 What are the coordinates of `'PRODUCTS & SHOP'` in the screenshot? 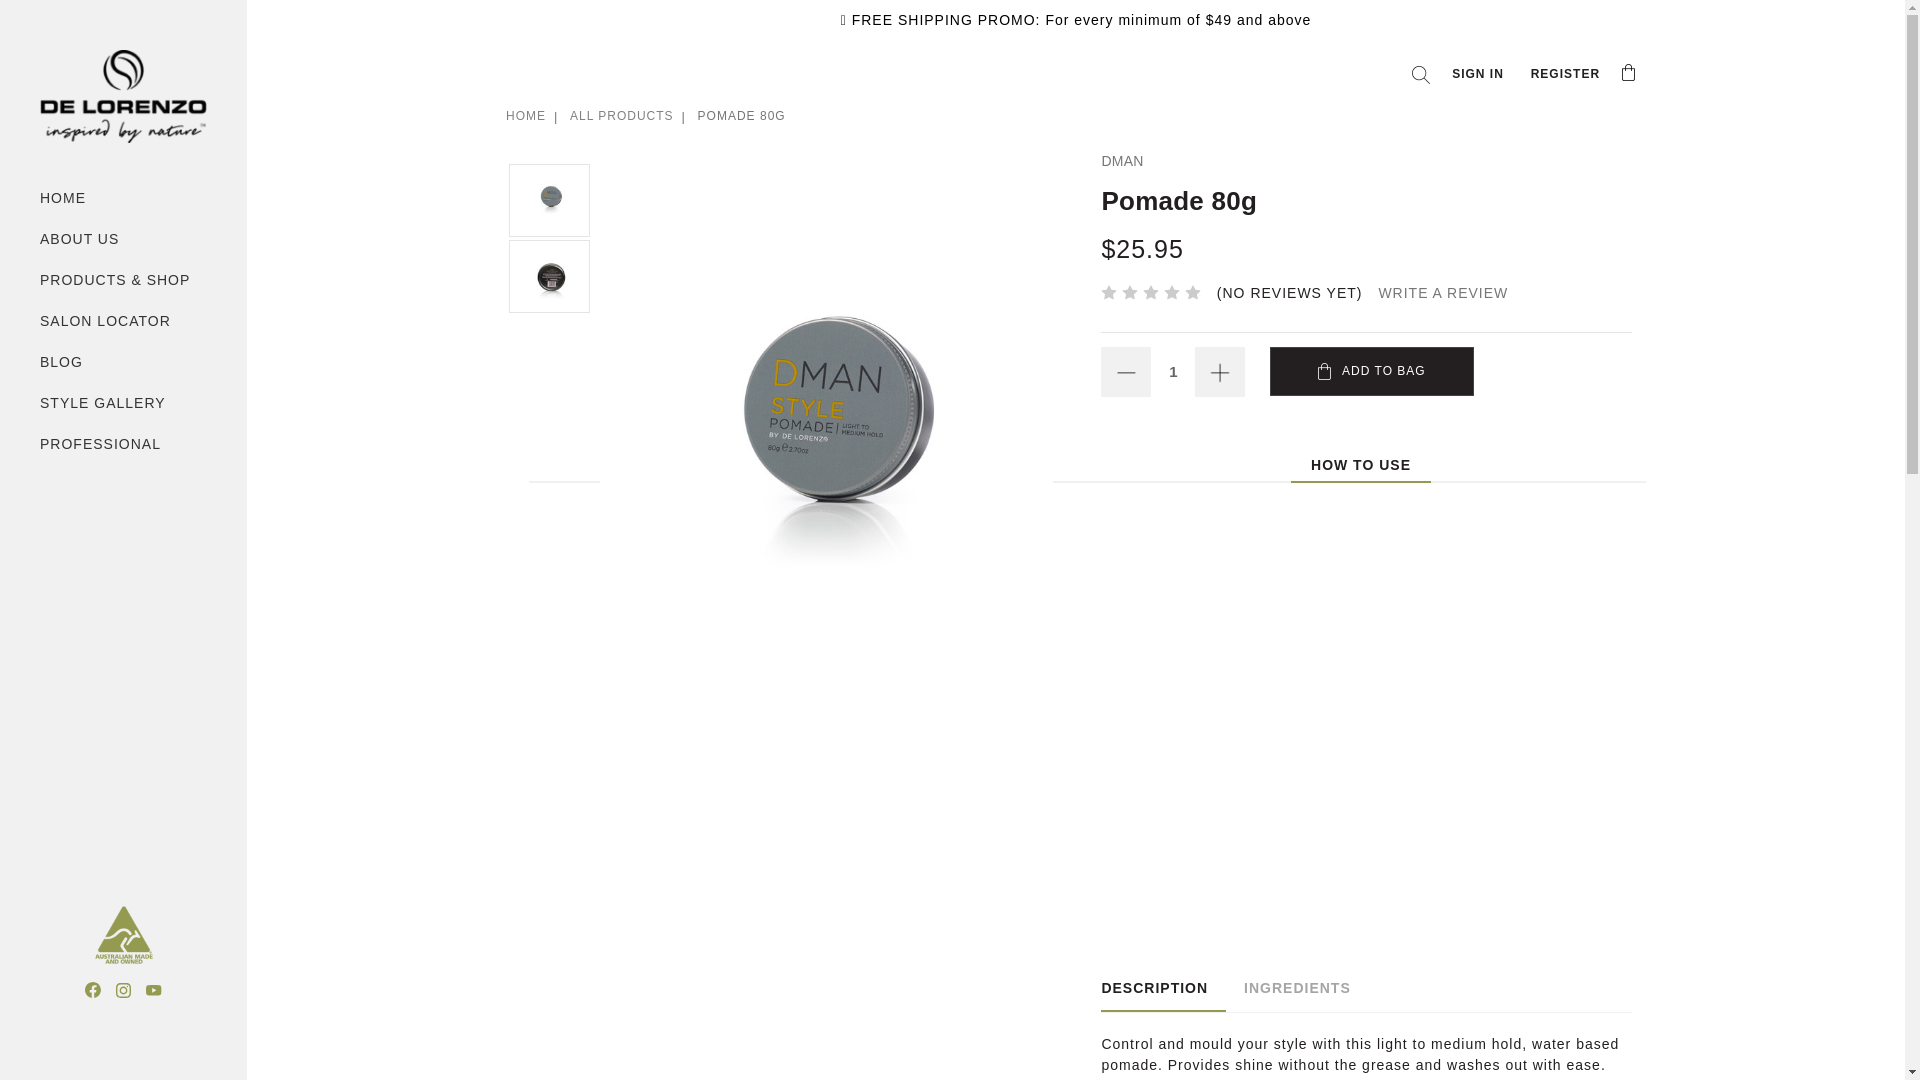 It's located at (122, 280).